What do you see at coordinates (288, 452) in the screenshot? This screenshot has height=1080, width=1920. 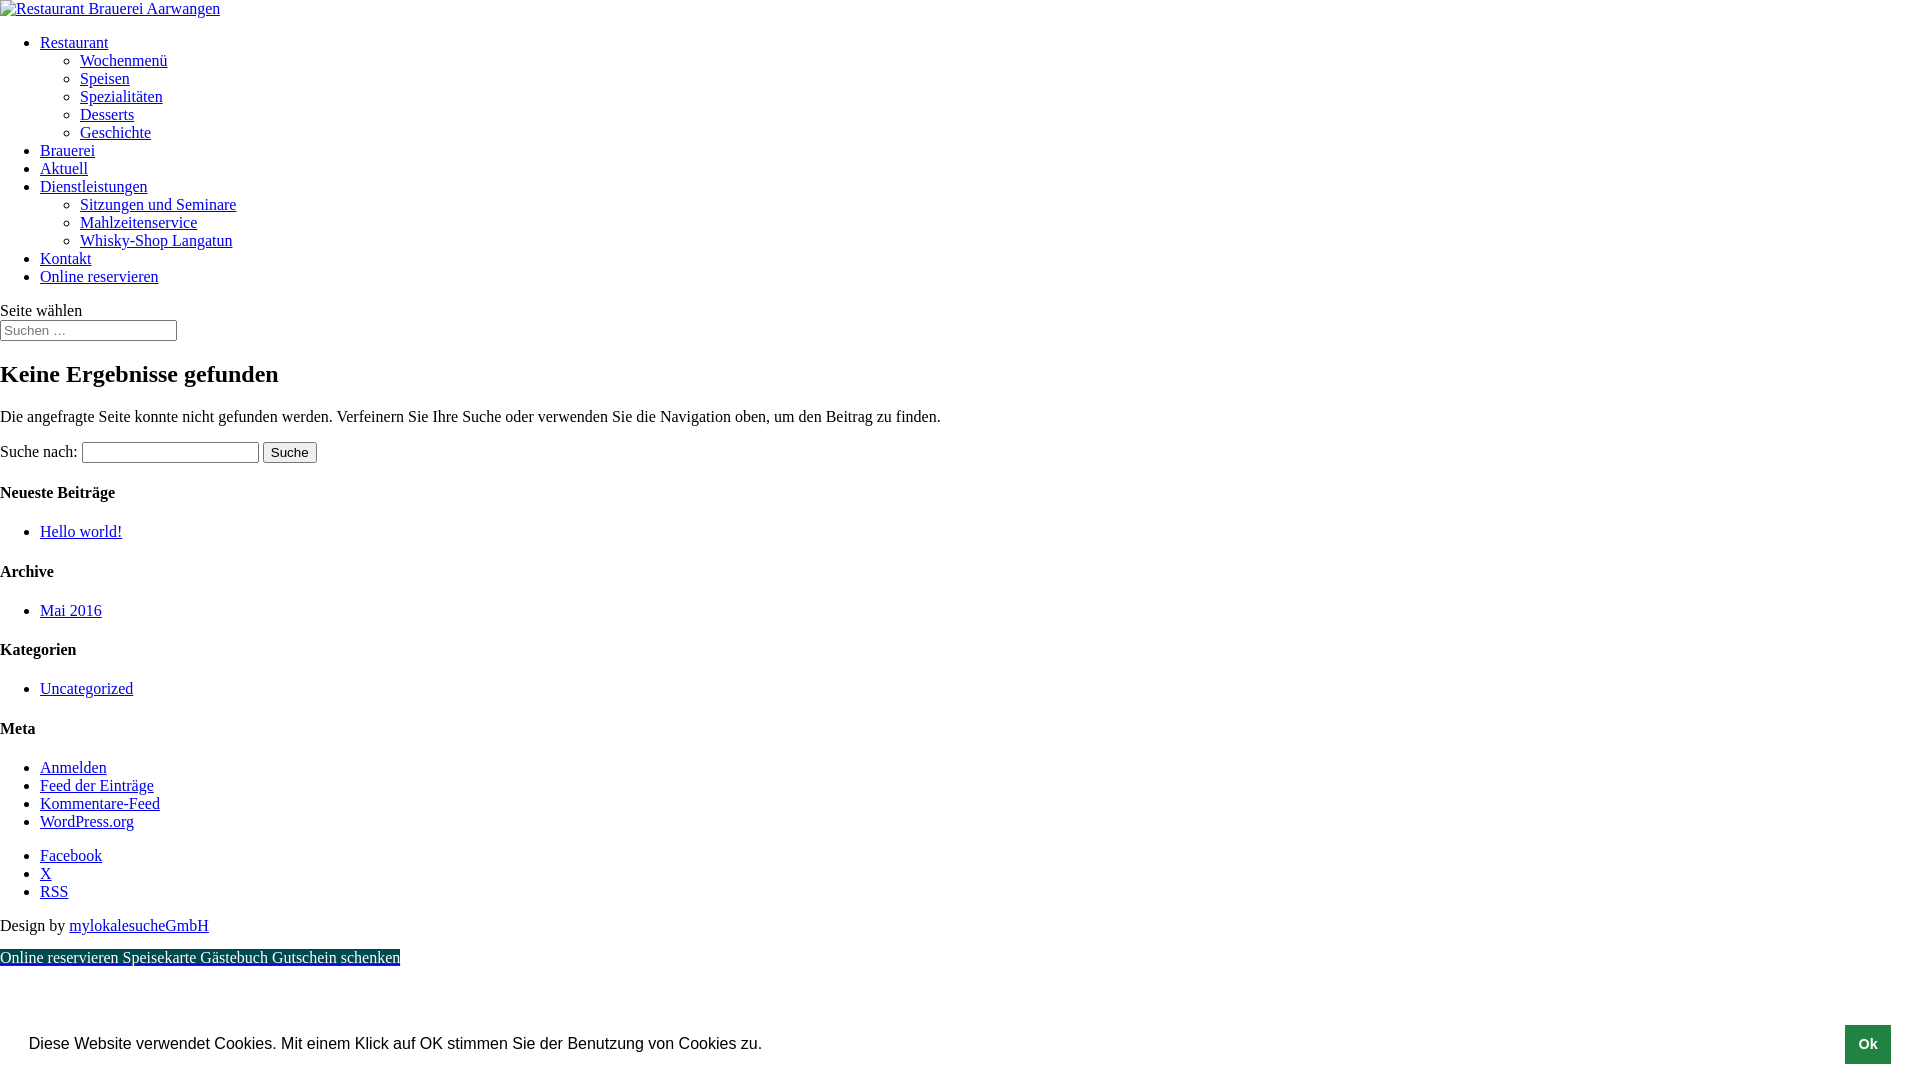 I see `'Suche'` at bounding box center [288, 452].